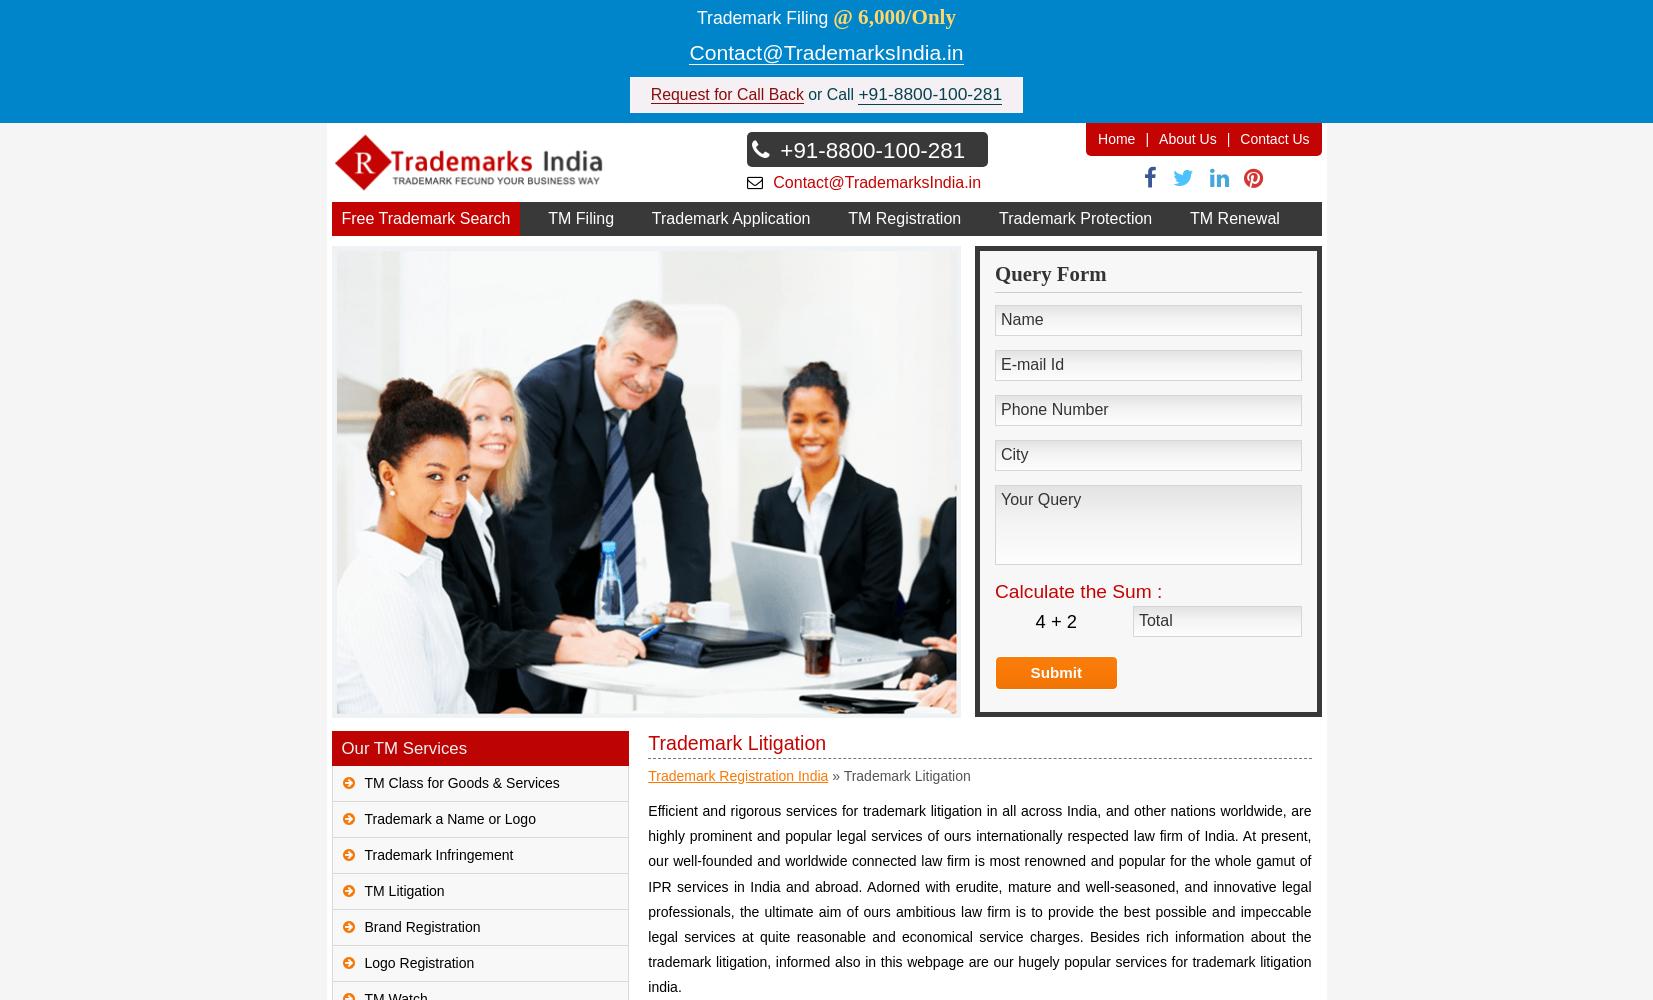  What do you see at coordinates (421, 926) in the screenshot?
I see `'Brand Registration'` at bounding box center [421, 926].